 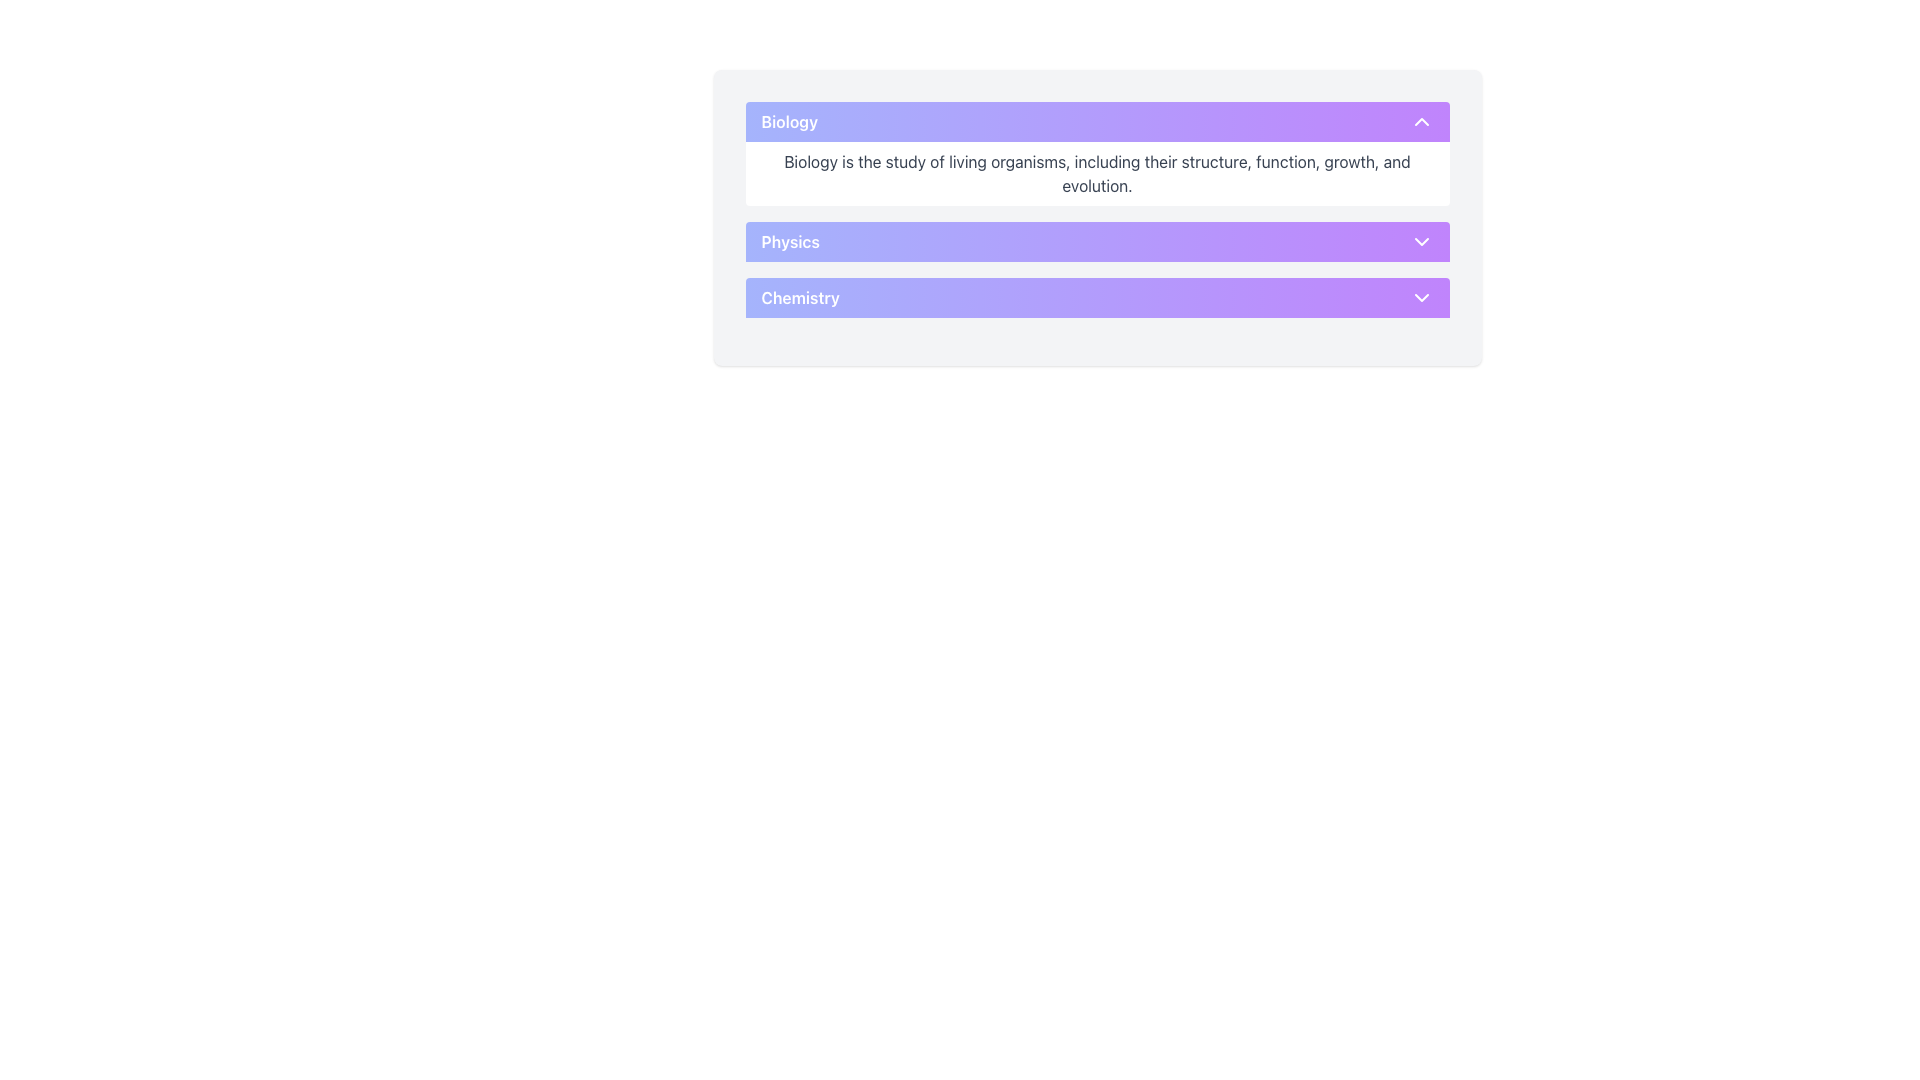 What do you see at coordinates (1420, 297) in the screenshot?
I see `the toggle icon for the 'Chemistry' section` at bounding box center [1420, 297].